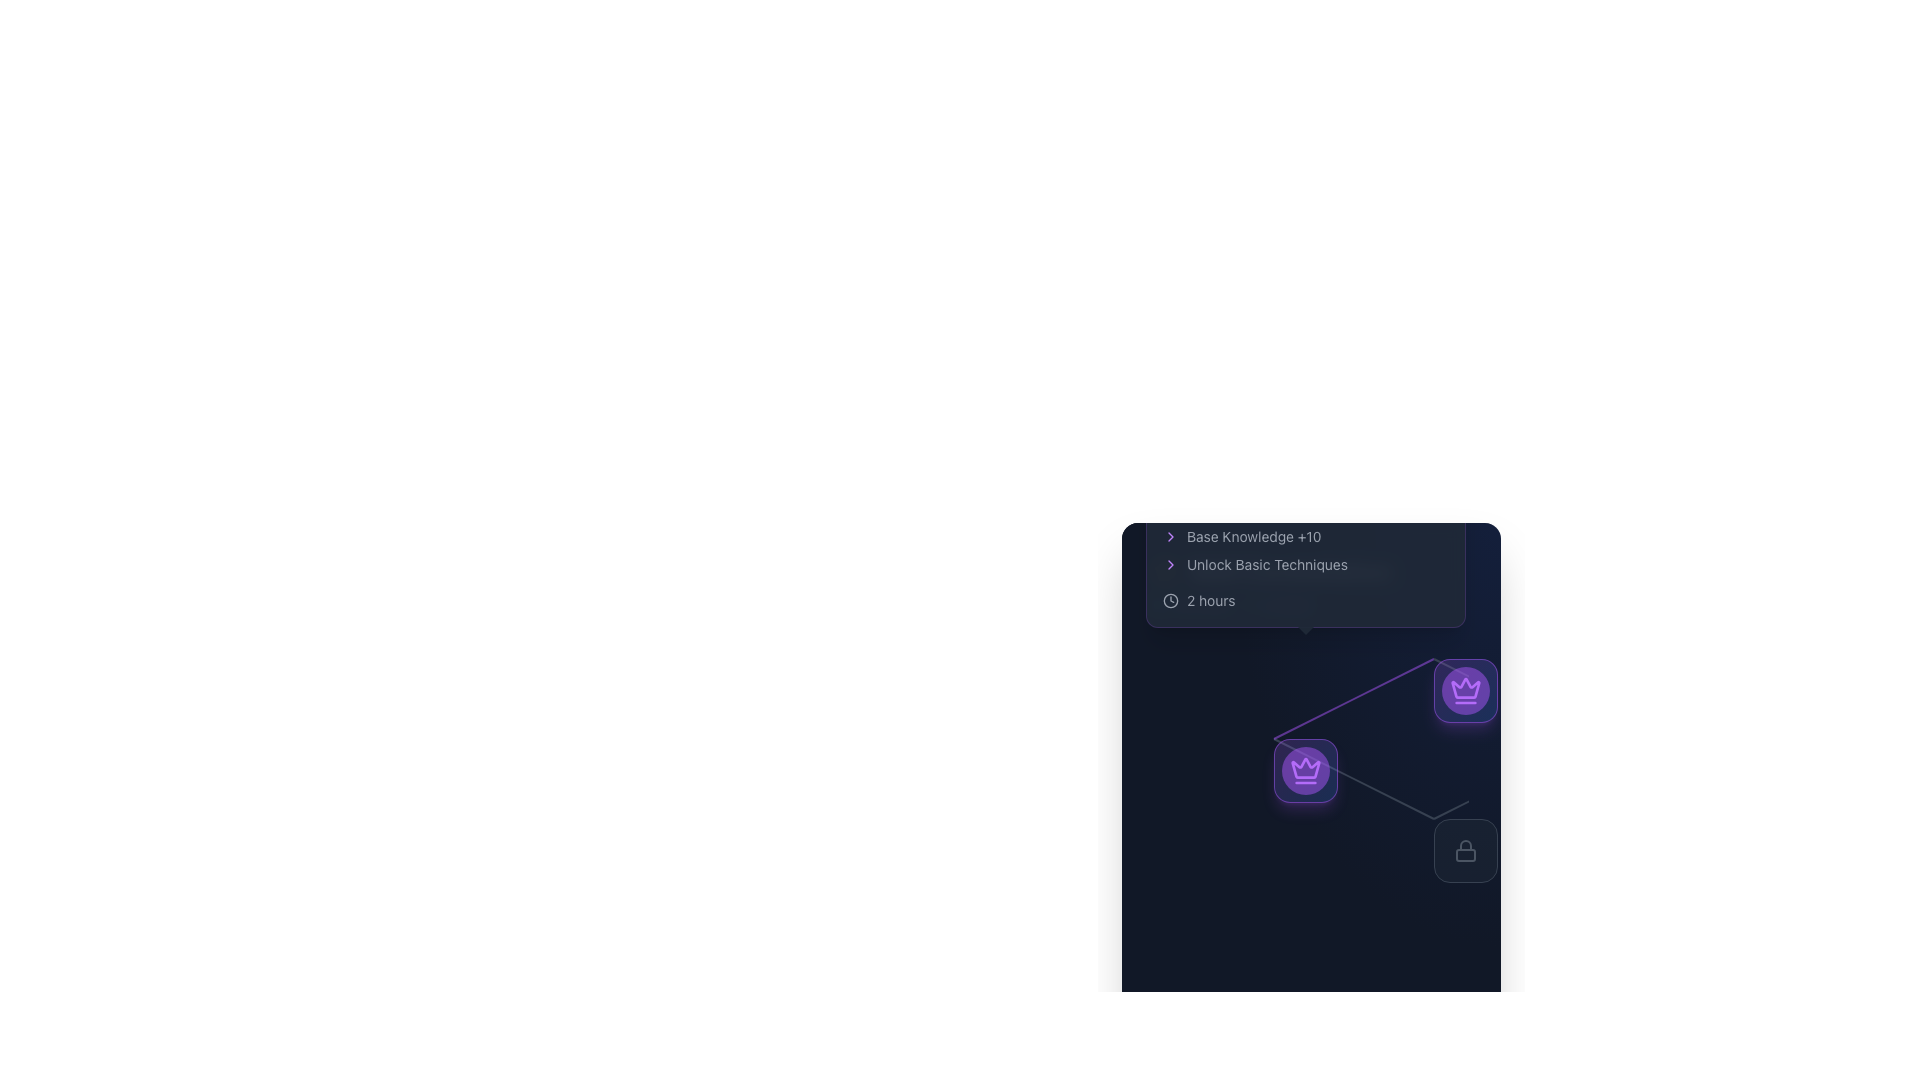 The height and width of the screenshot is (1080, 1920). What do you see at coordinates (1171, 564) in the screenshot?
I see `the chevron icon located to the left of the 'Unlock Basic Techniques' label, which indicates the potential for expansion or navigation` at bounding box center [1171, 564].